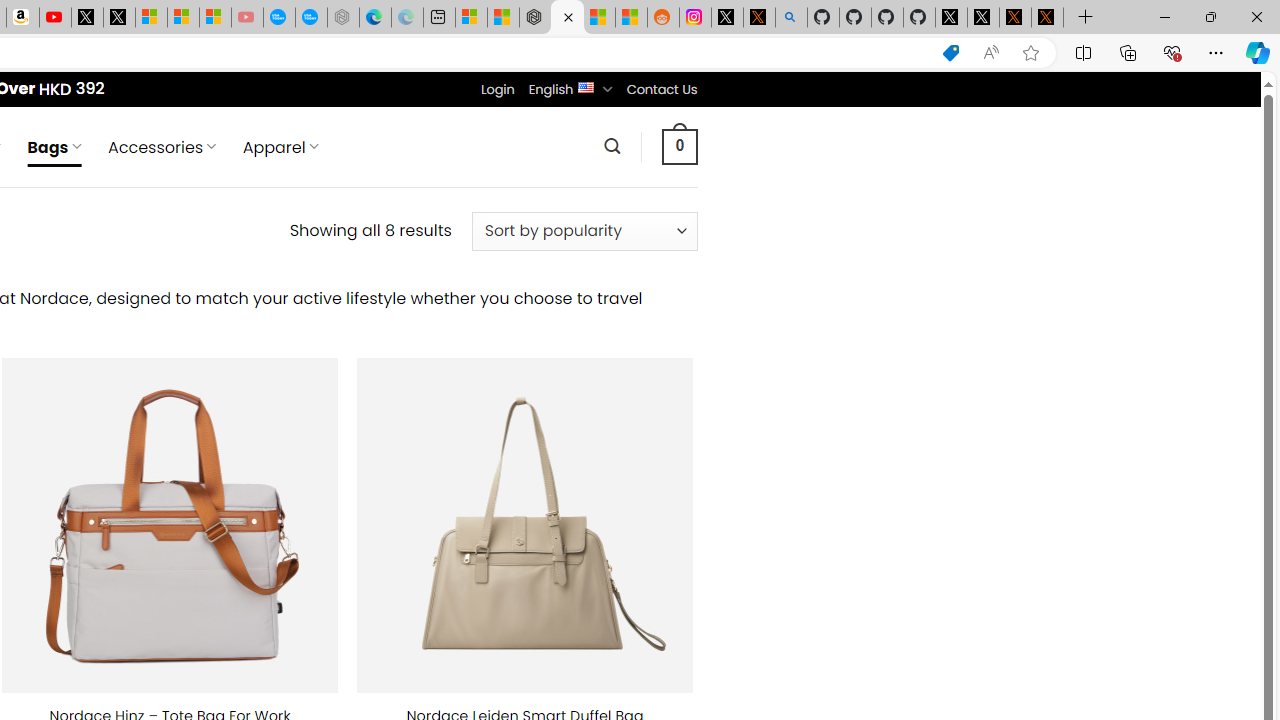 The height and width of the screenshot is (720, 1280). Describe the element at coordinates (470, 17) in the screenshot. I see `'Microsoft account | Microsoft Account Privacy Settings'` at that location.